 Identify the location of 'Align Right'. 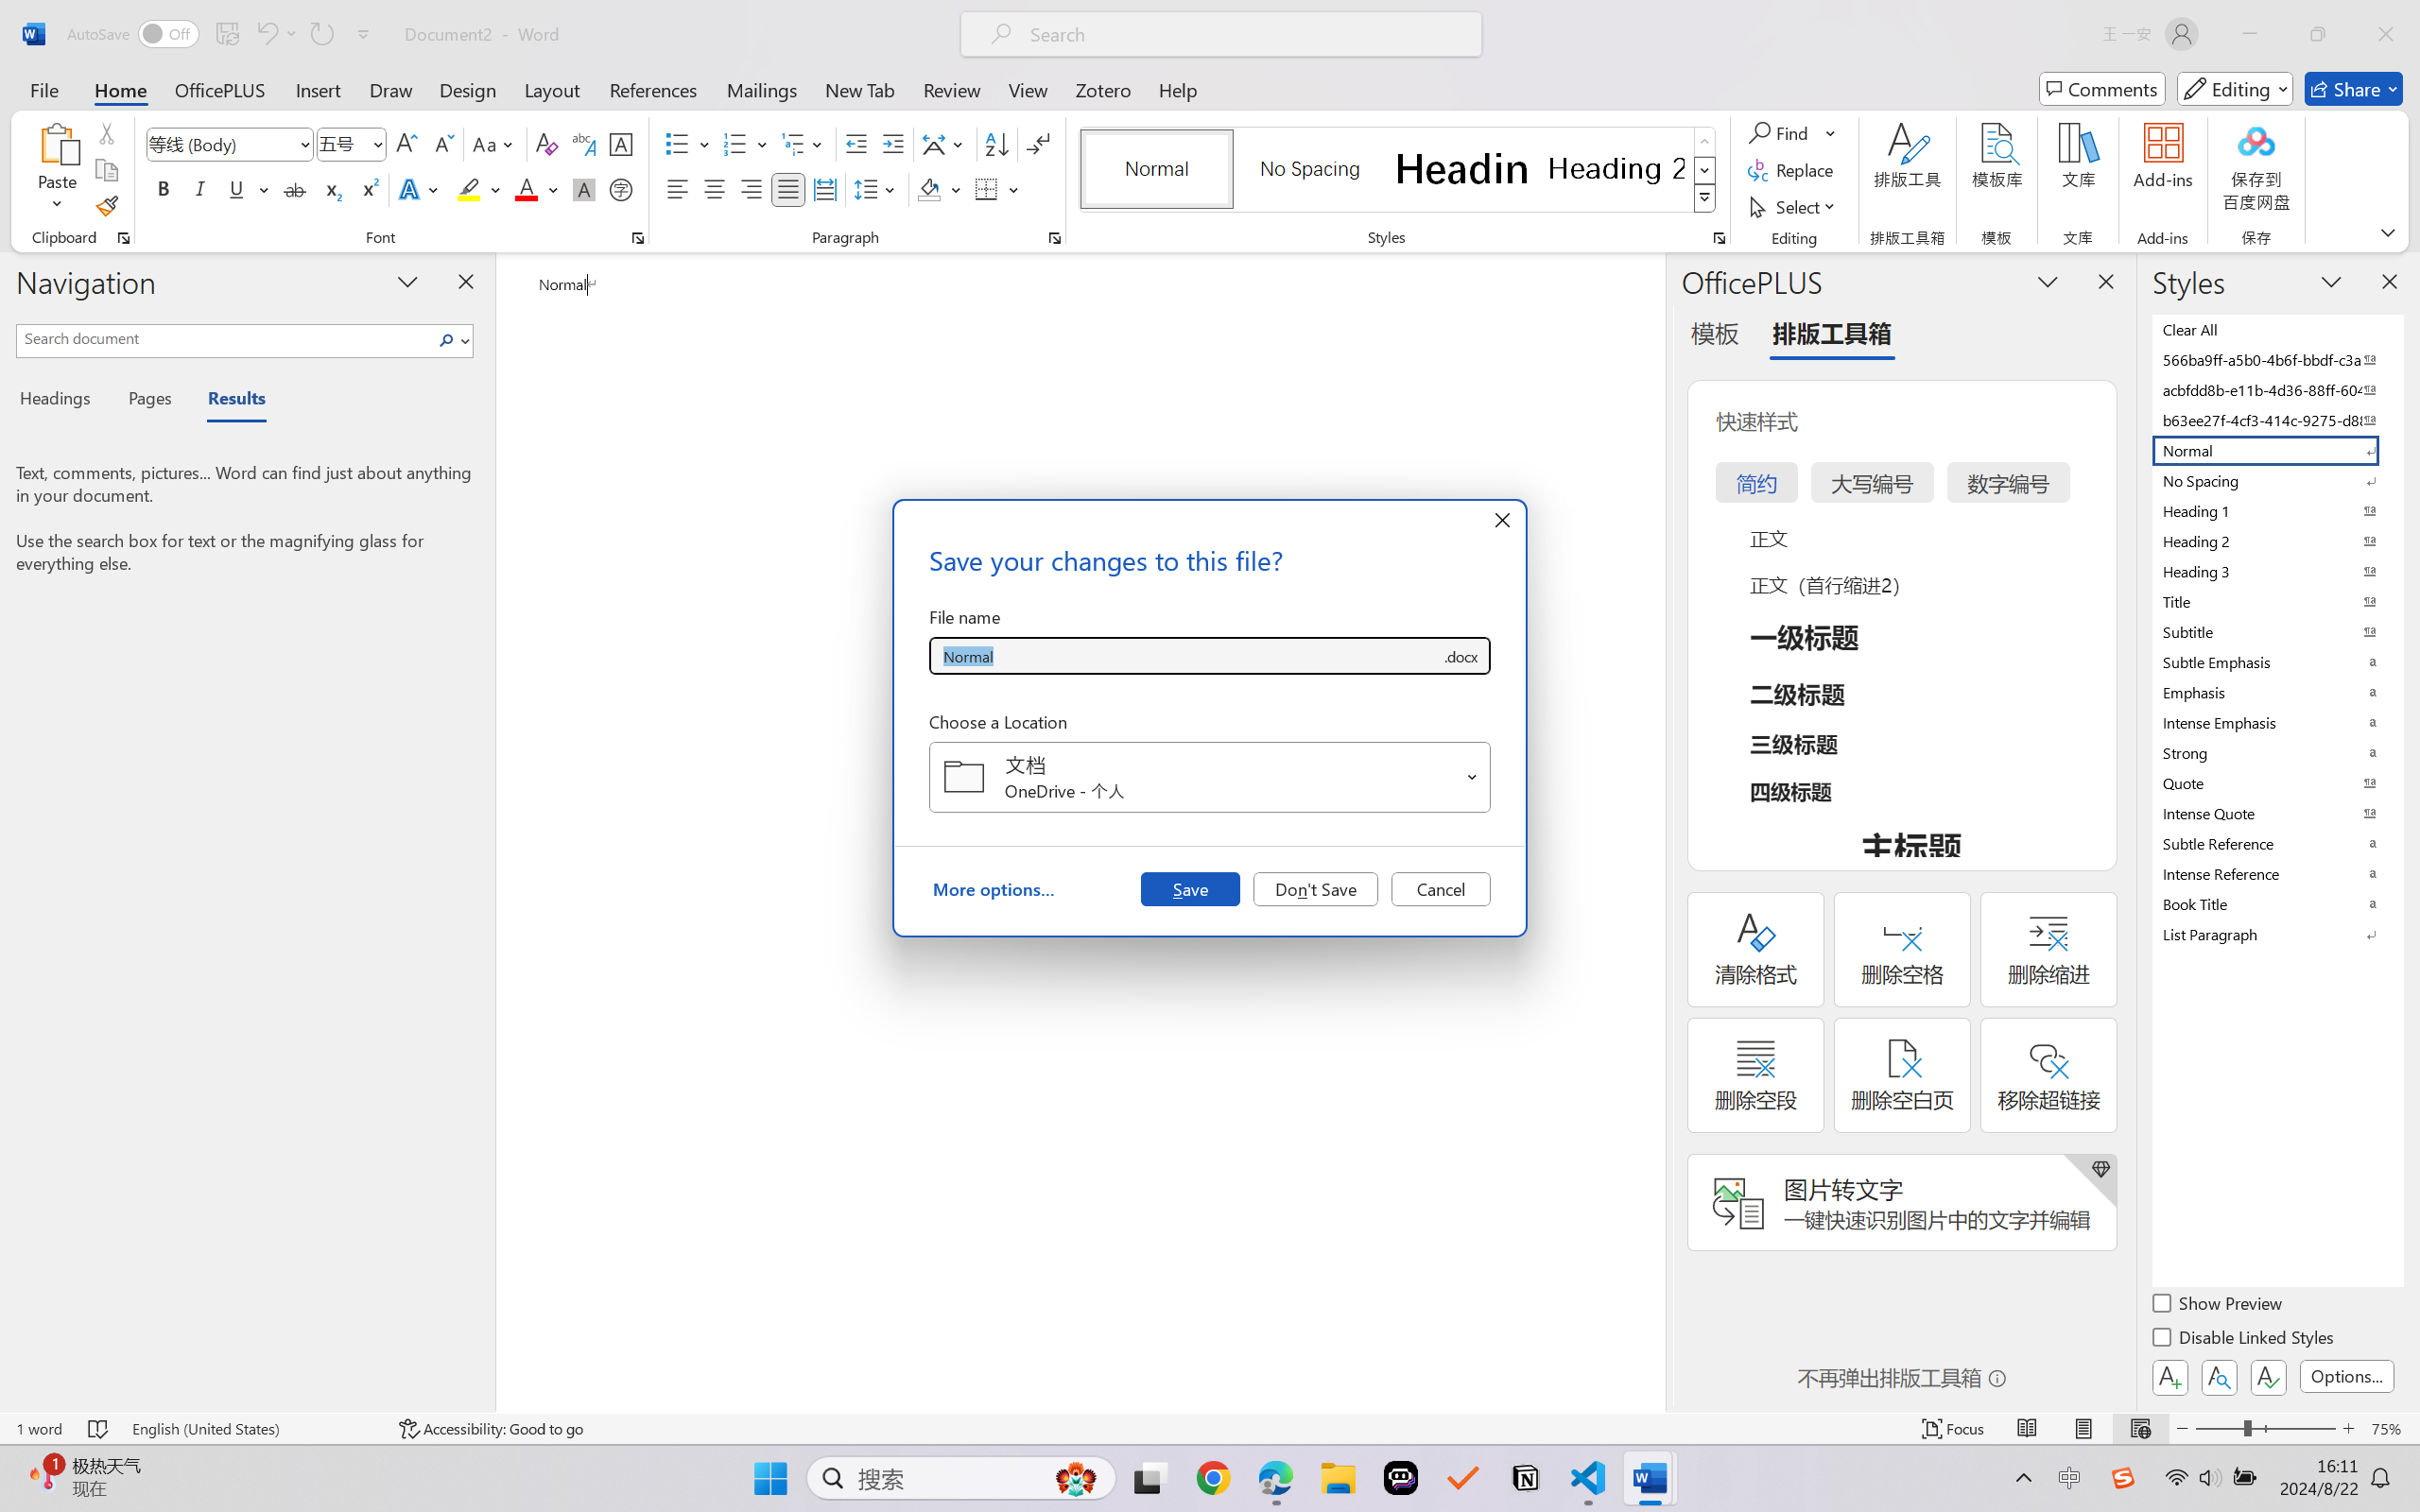
(752, 188).